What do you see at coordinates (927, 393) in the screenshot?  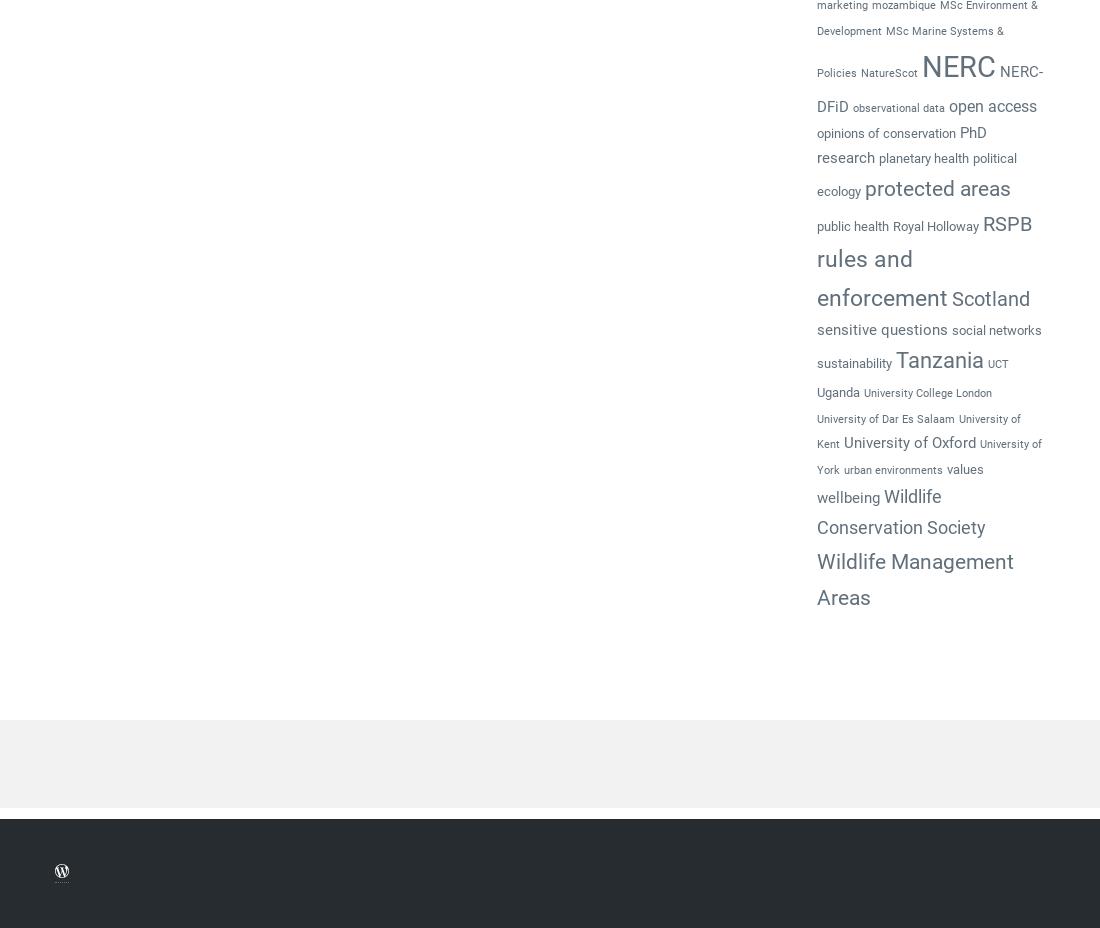 I see `'University College London'` at bounding box center [927, 393].